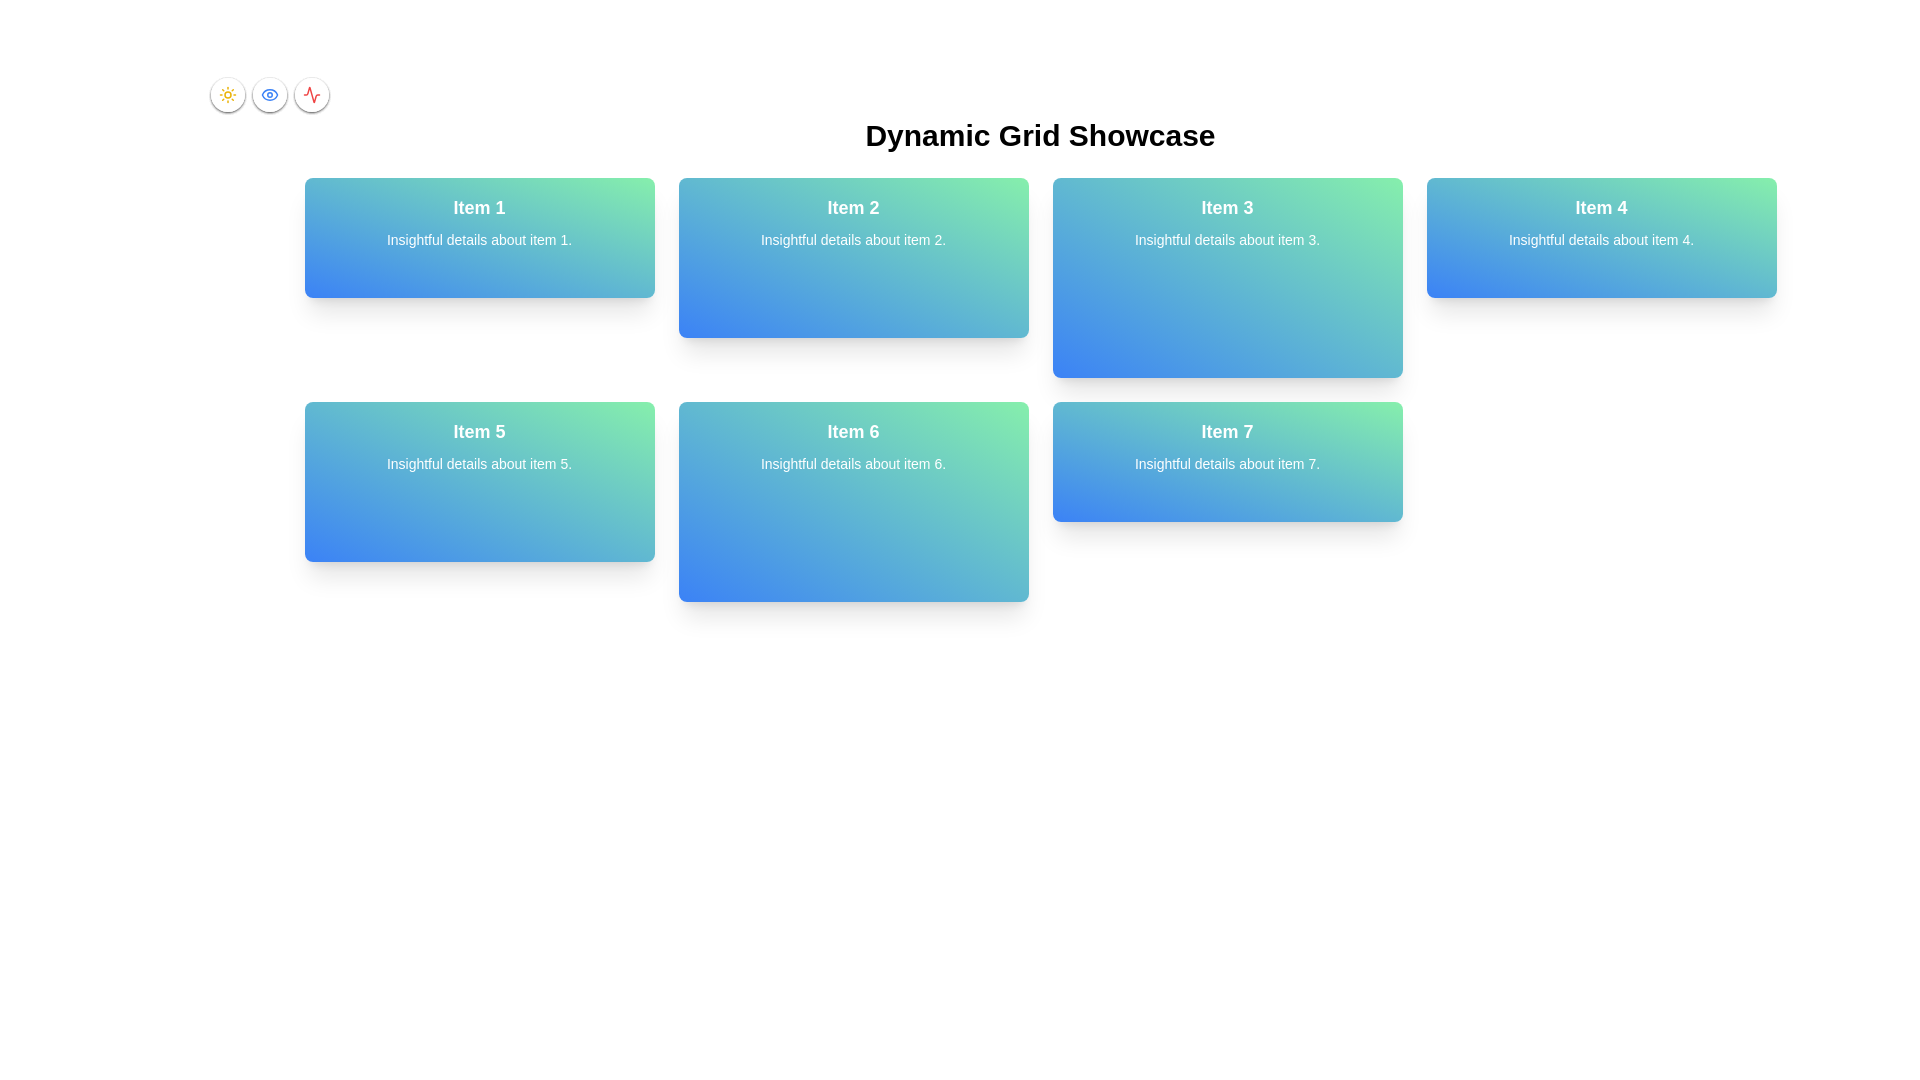  What do you see at coordinates (268, 95) in the screenshot?
I see `the circular button with a white background and a blue eye icon in its center` at bounding box center [268, 95].